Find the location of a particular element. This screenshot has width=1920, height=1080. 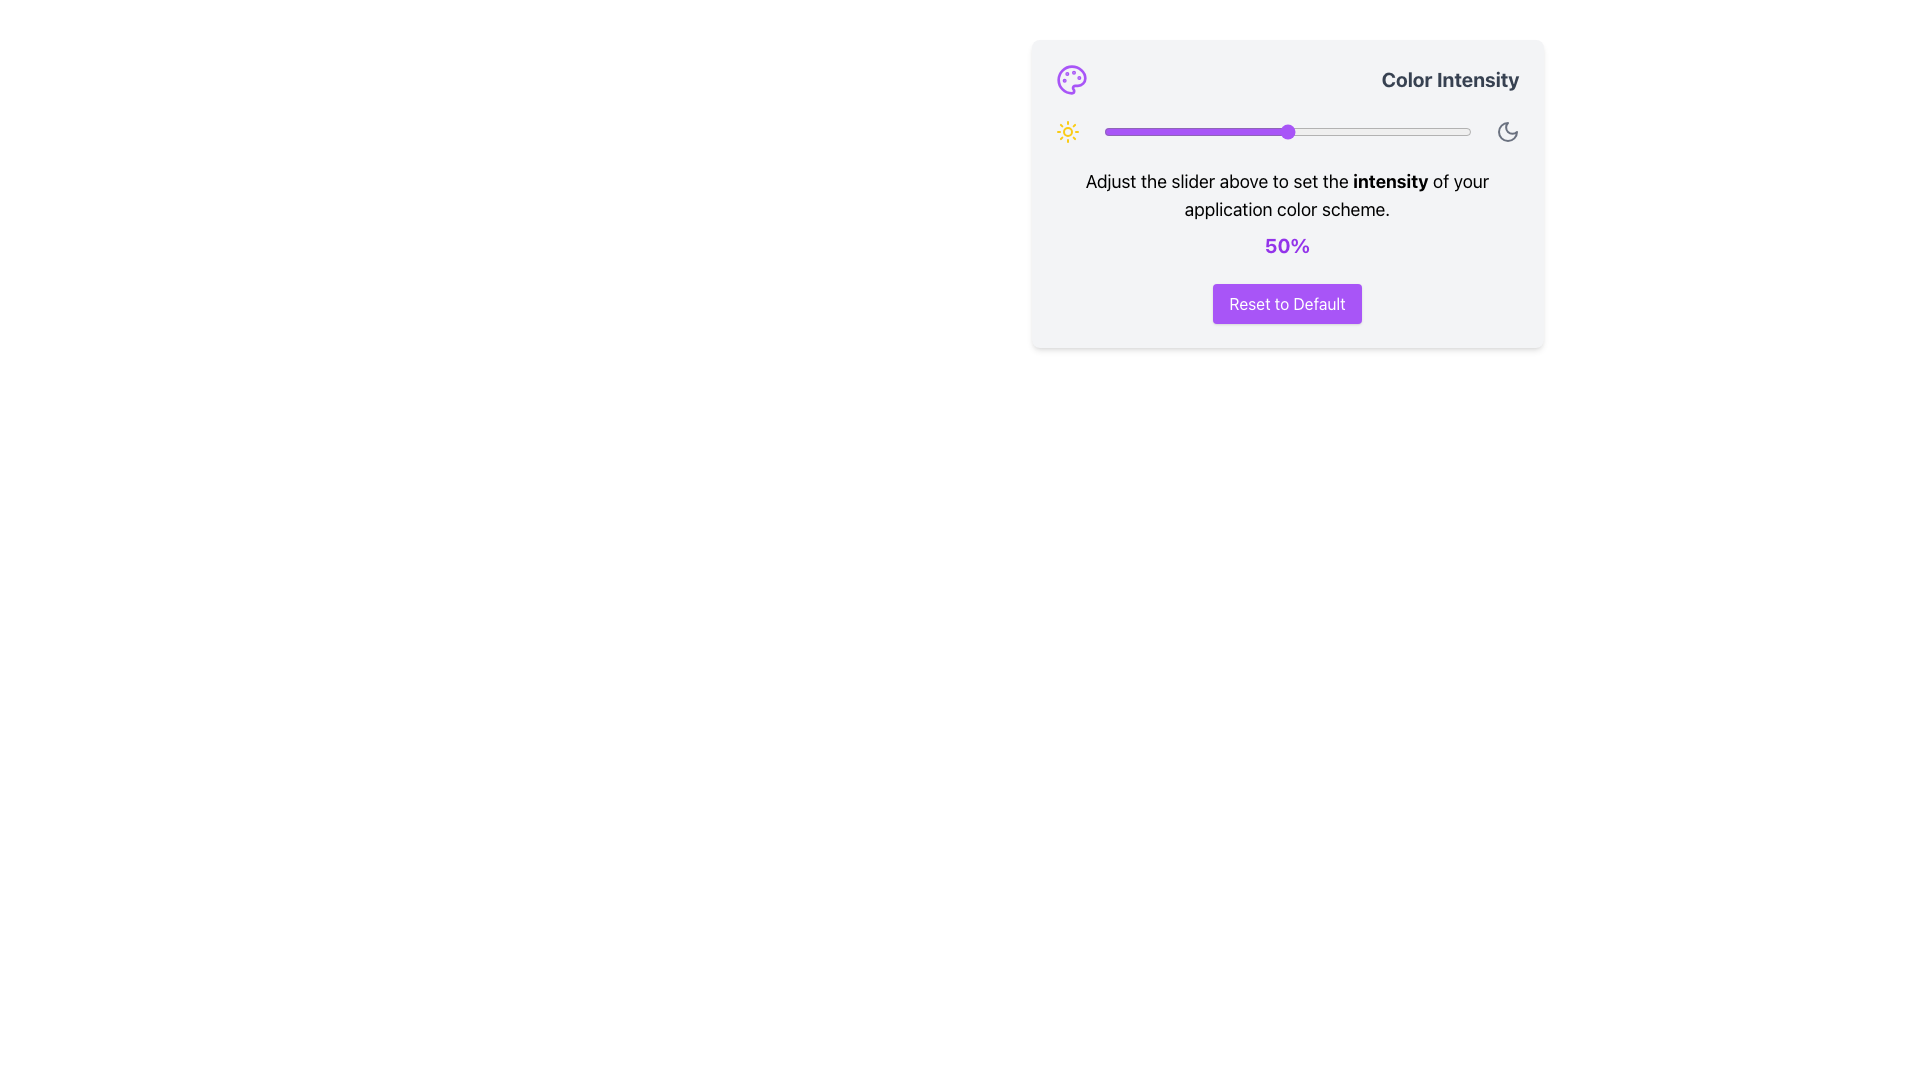

the color intensity is located at coordinates (1287, 131).